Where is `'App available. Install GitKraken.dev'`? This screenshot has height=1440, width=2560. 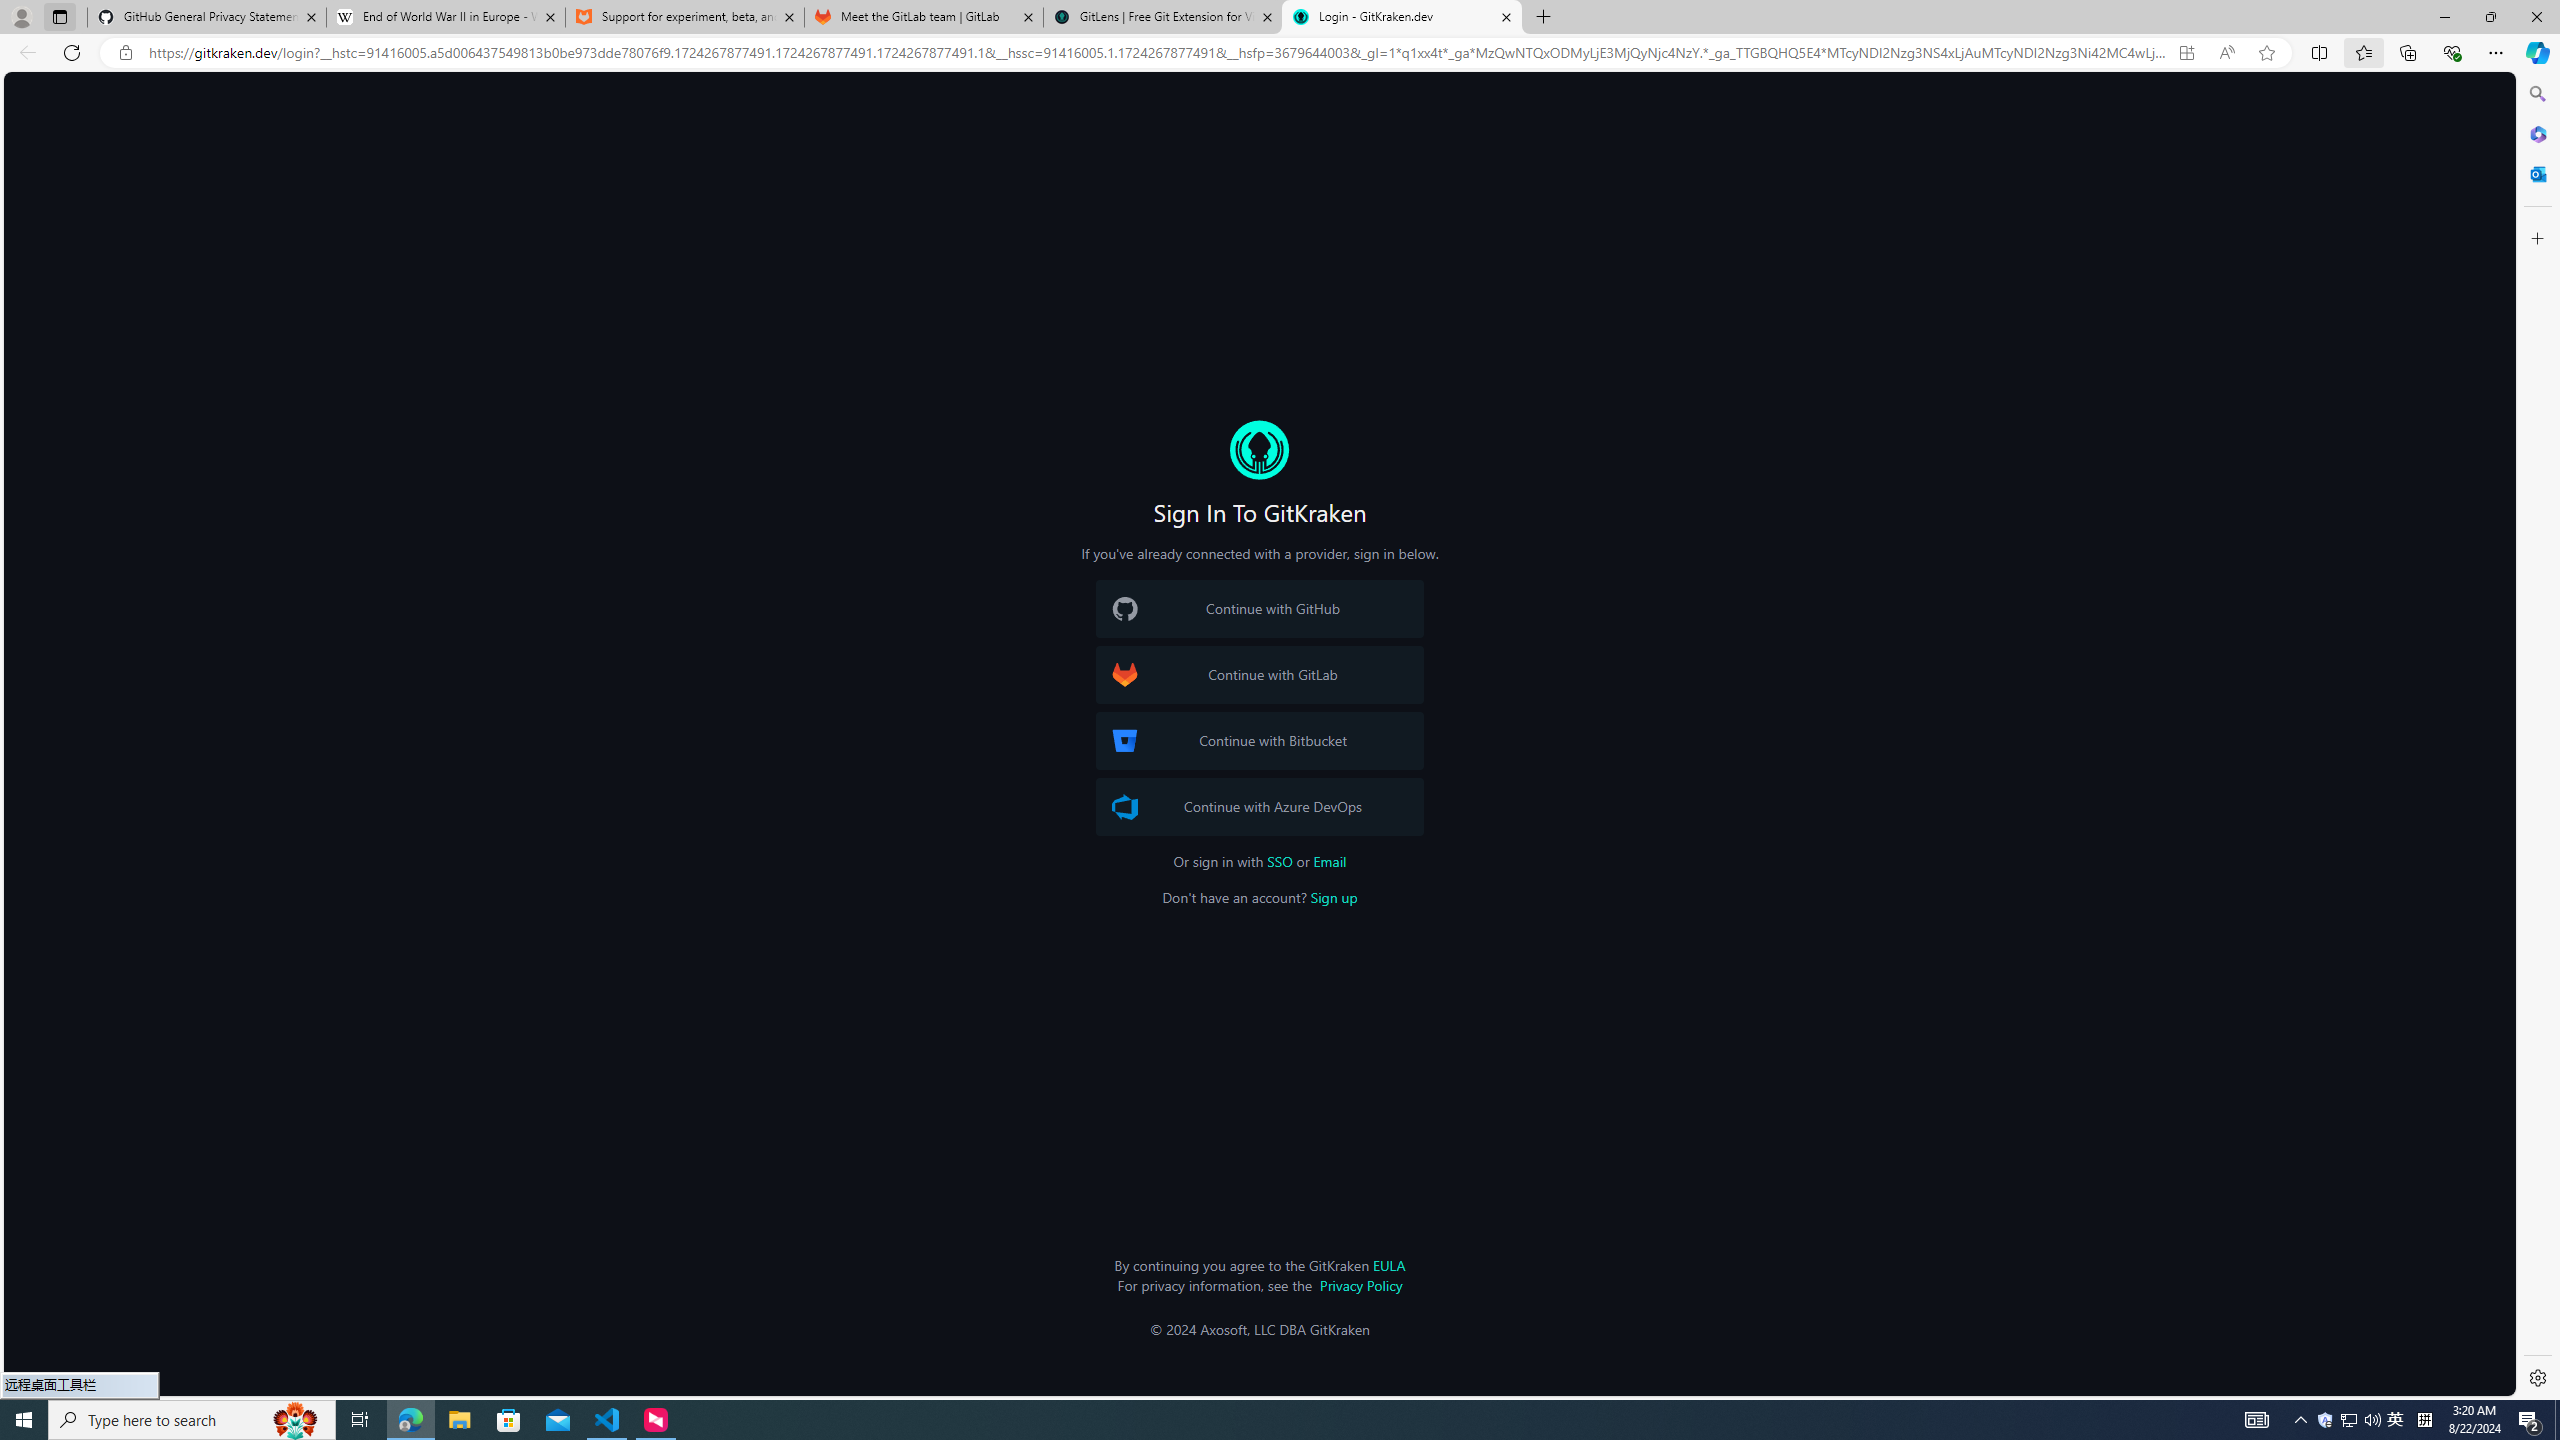
'App available. Install GitKraken.dev' is located at coordinates (2185, 53).